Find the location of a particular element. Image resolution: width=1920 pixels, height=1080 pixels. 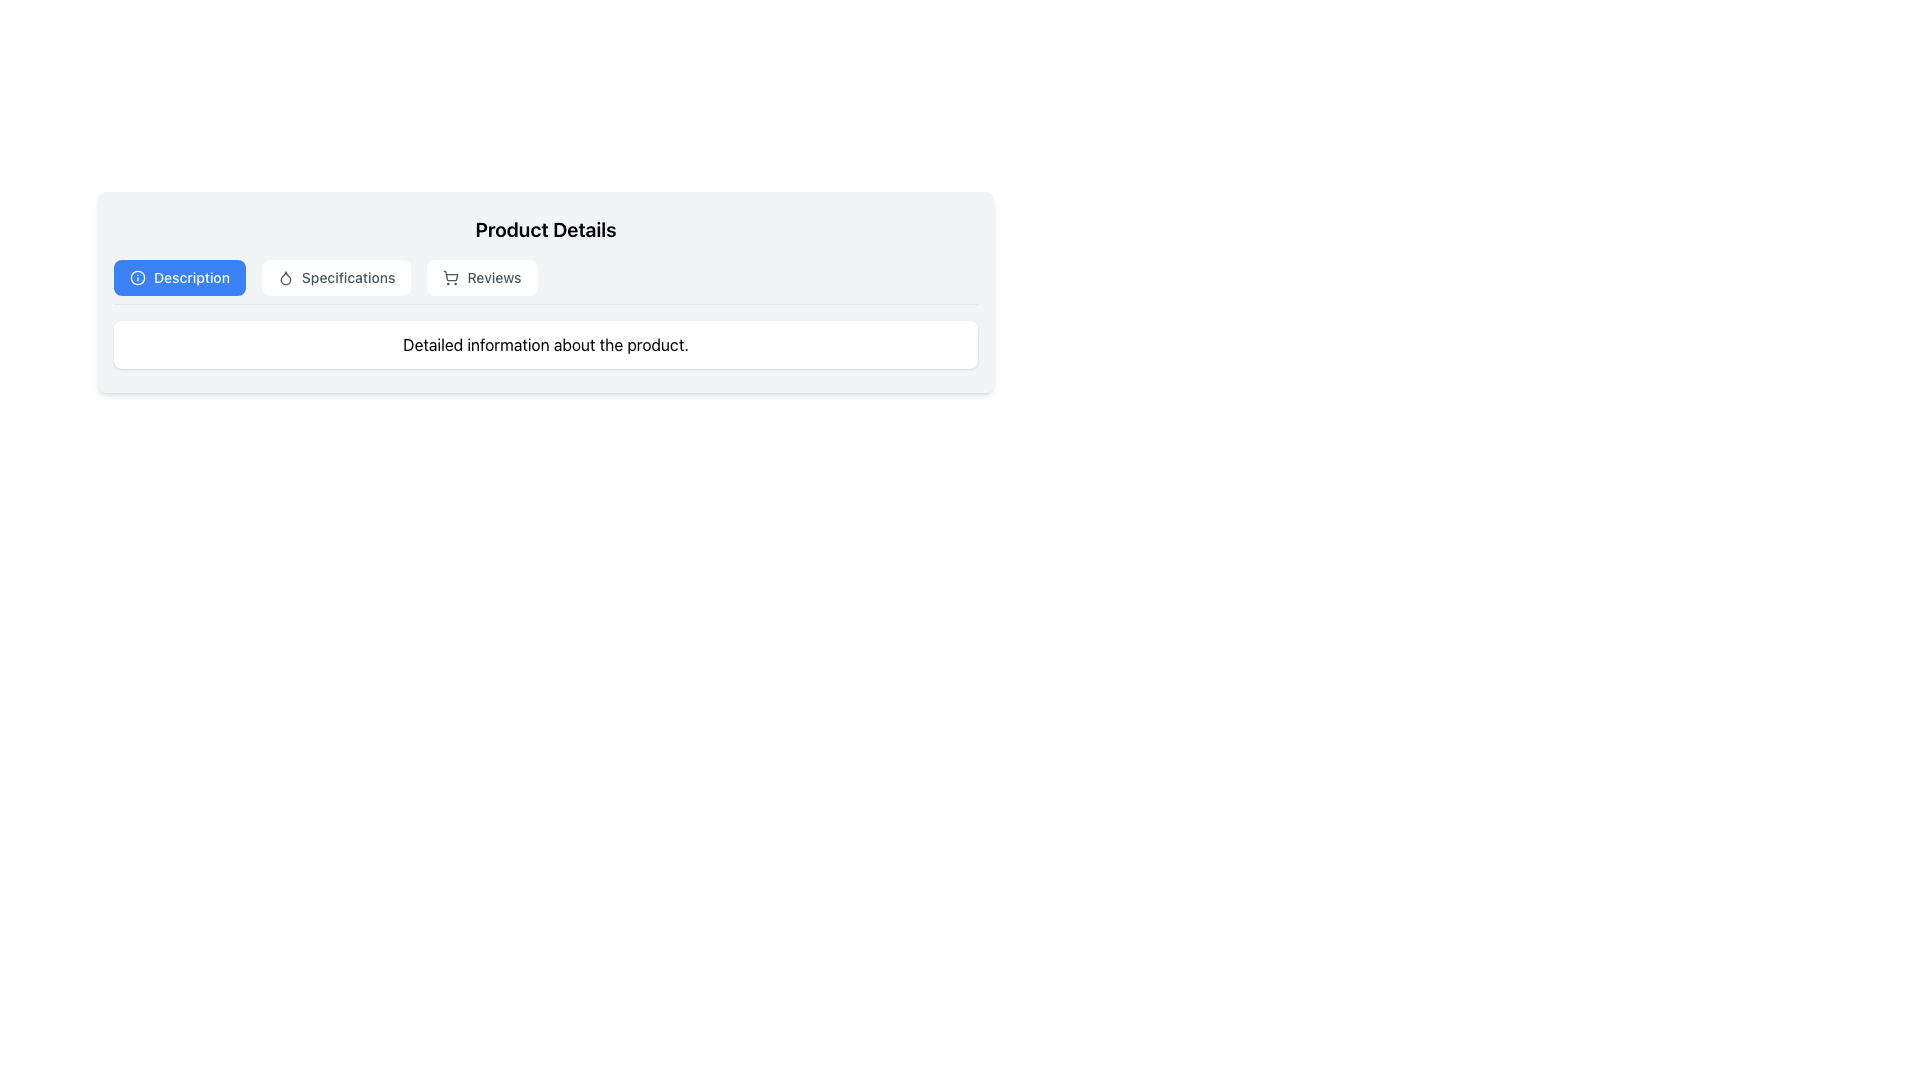

the blue rectangular button labeled 'Description' with rounded corners and an information icon is located at coordinates (179, 277).